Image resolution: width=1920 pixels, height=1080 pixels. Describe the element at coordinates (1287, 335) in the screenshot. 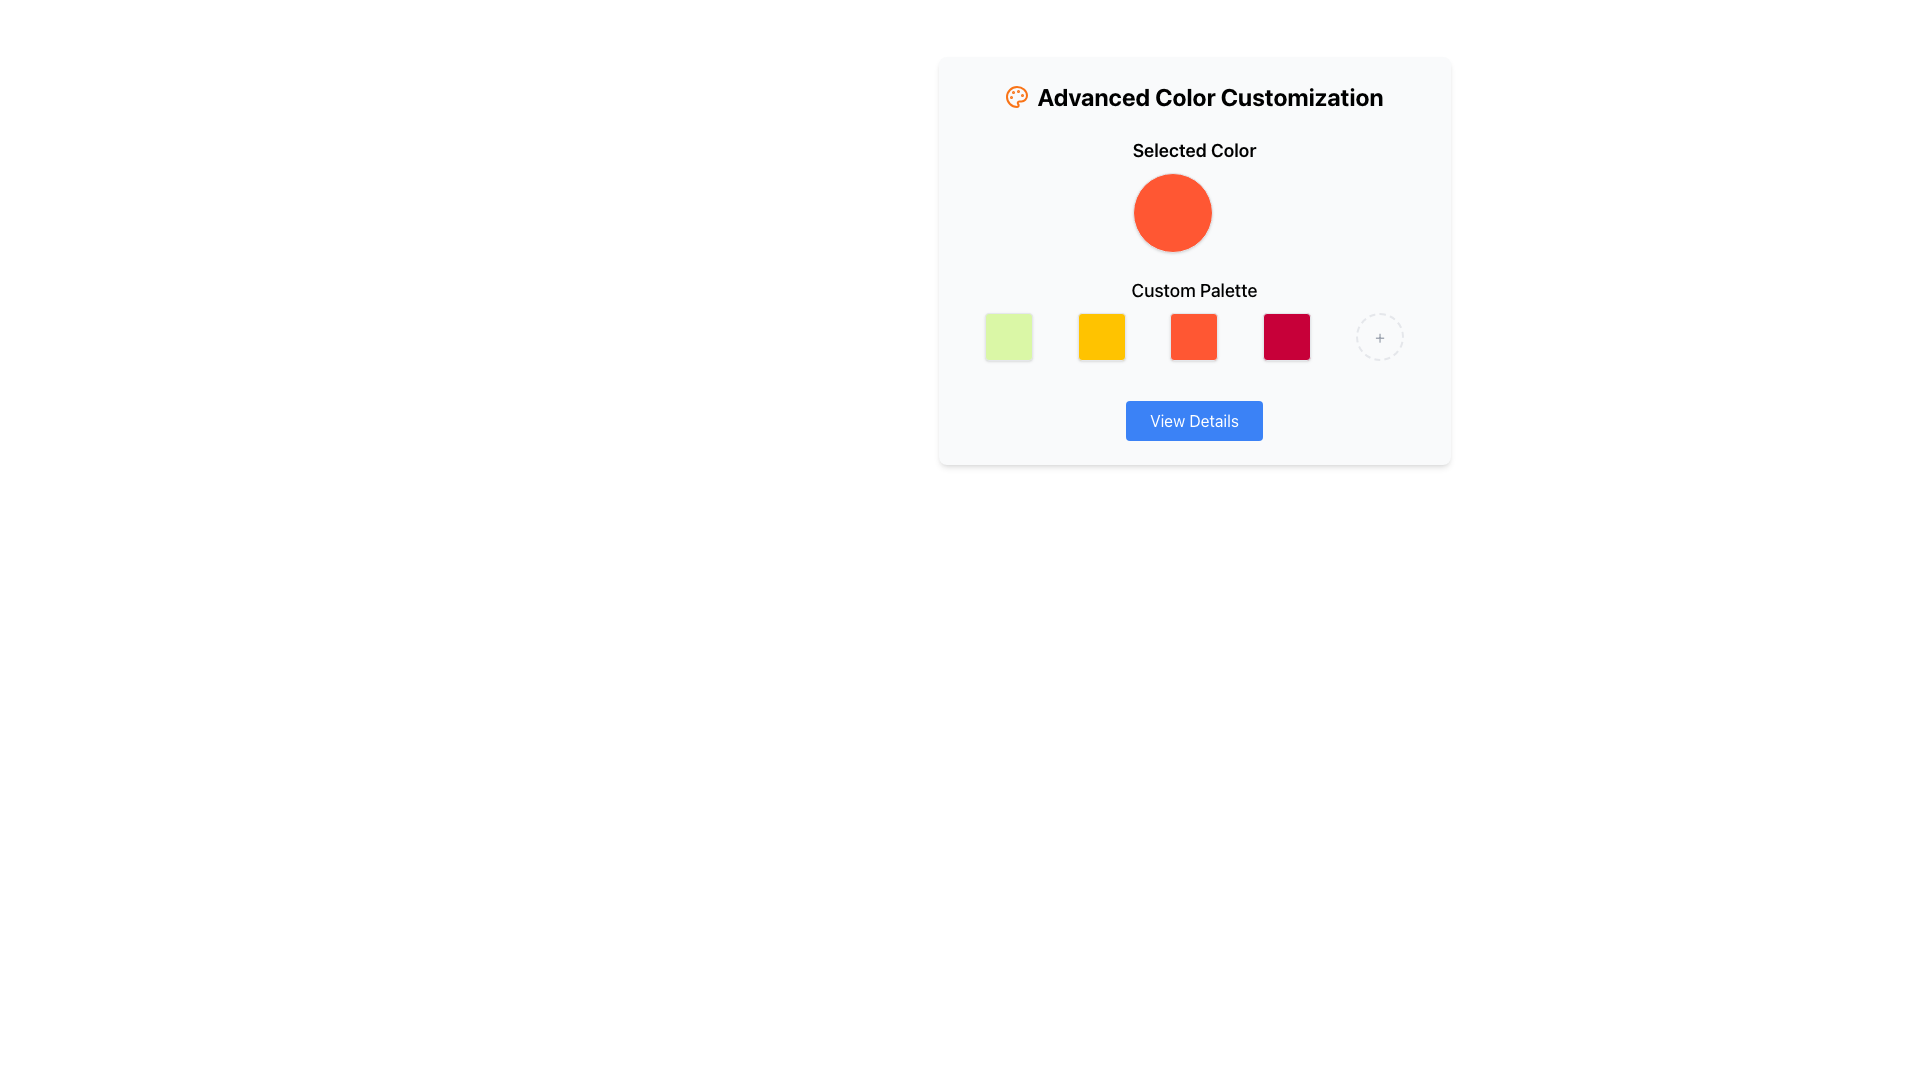

I see `the fourth square block in the 'Custom Palette' color selection row` at that location.